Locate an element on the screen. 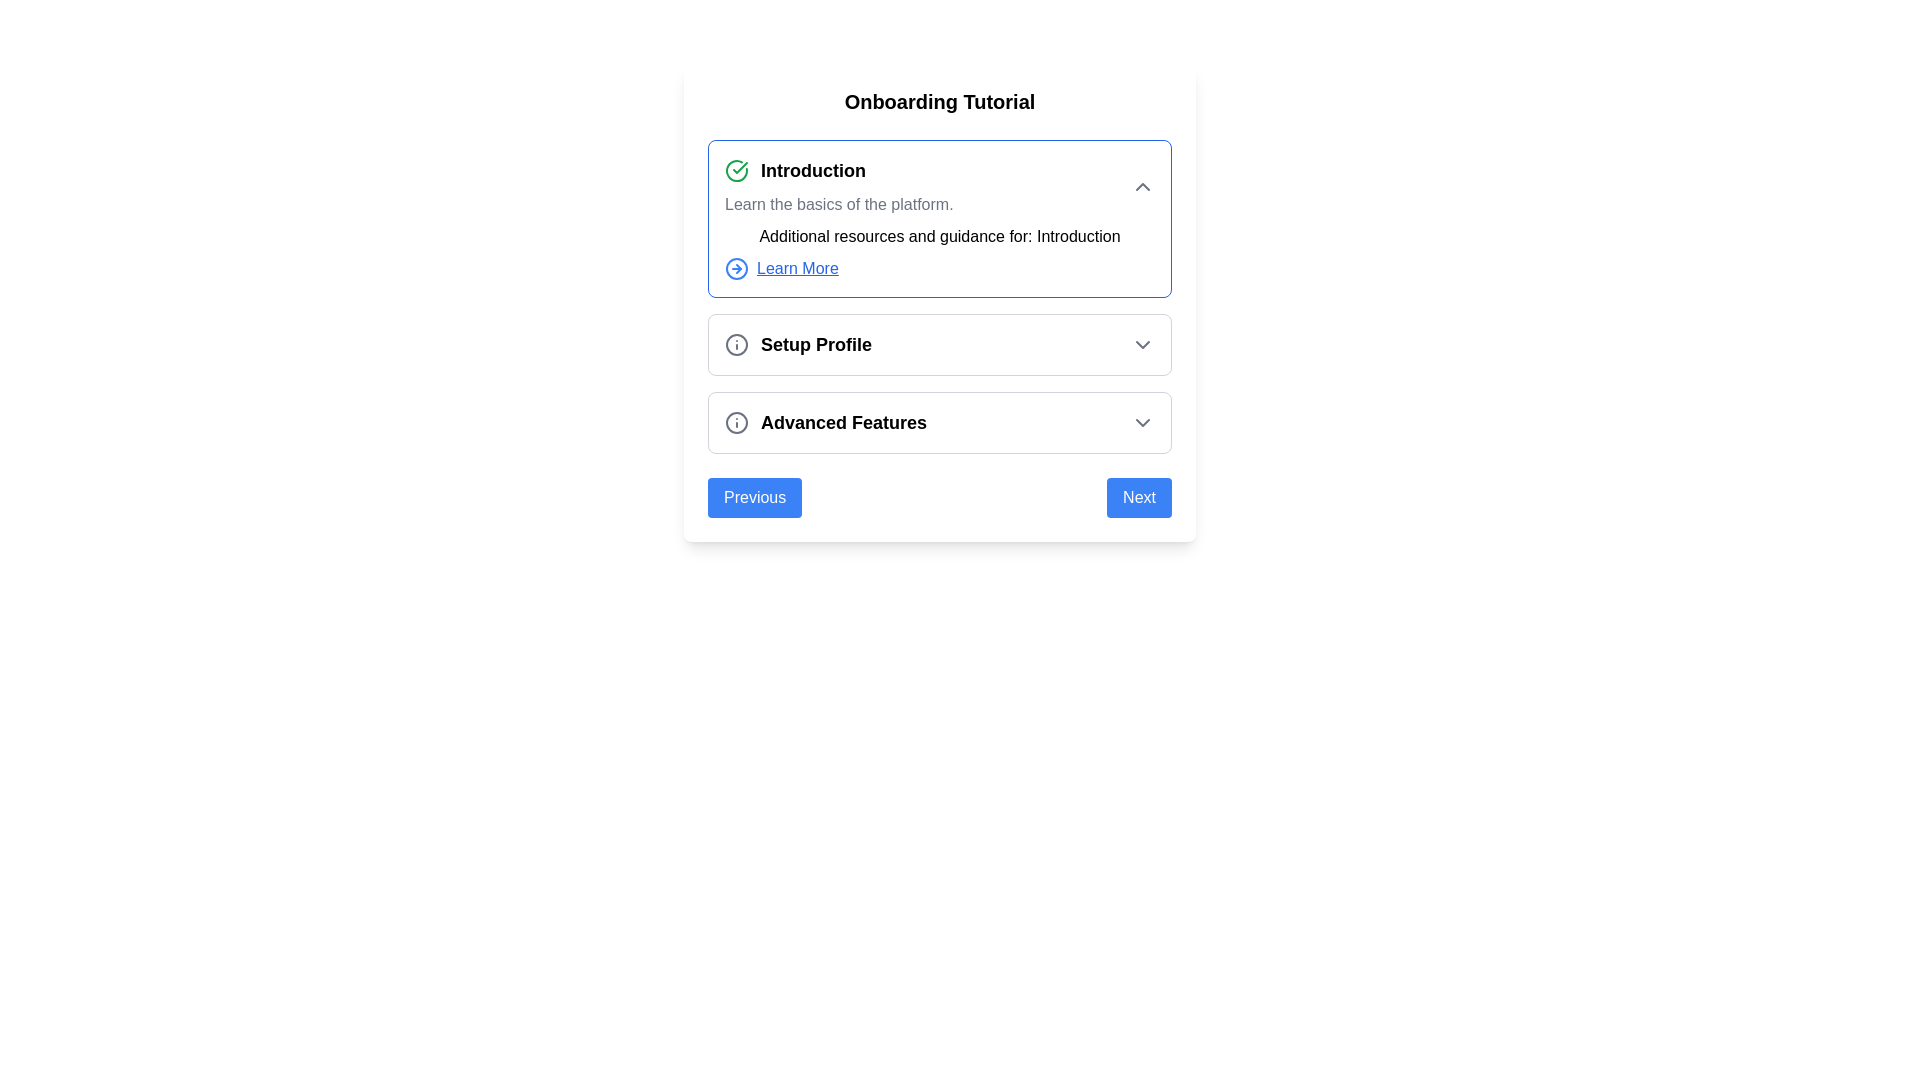 The width and height of the screenshot is (1920, 1080). the circular blue Icon button with a right arrow icon, positioned to the left of the 'Learn More' link in the 'Introduction' section is located at coordinates (736, 268).